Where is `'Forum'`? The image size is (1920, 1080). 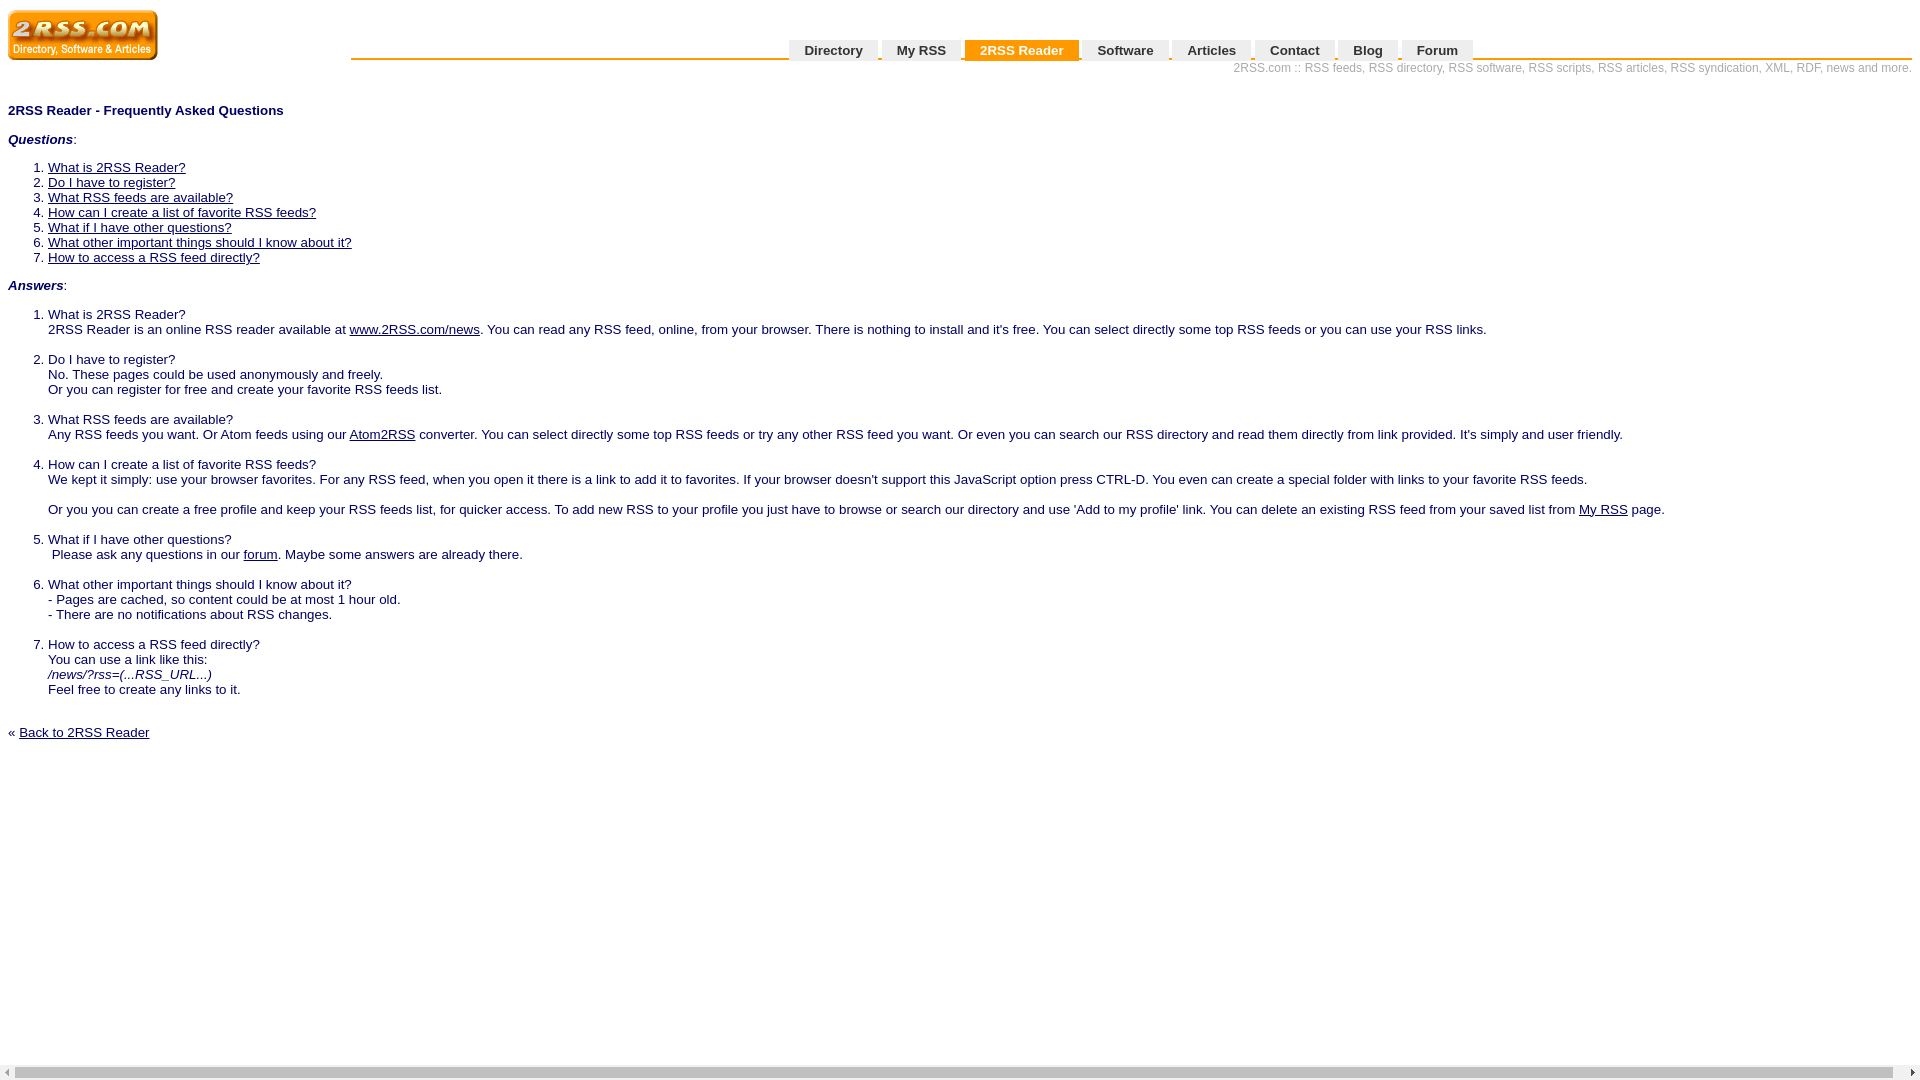 'Forum' is located at coordinates (1436, 49).